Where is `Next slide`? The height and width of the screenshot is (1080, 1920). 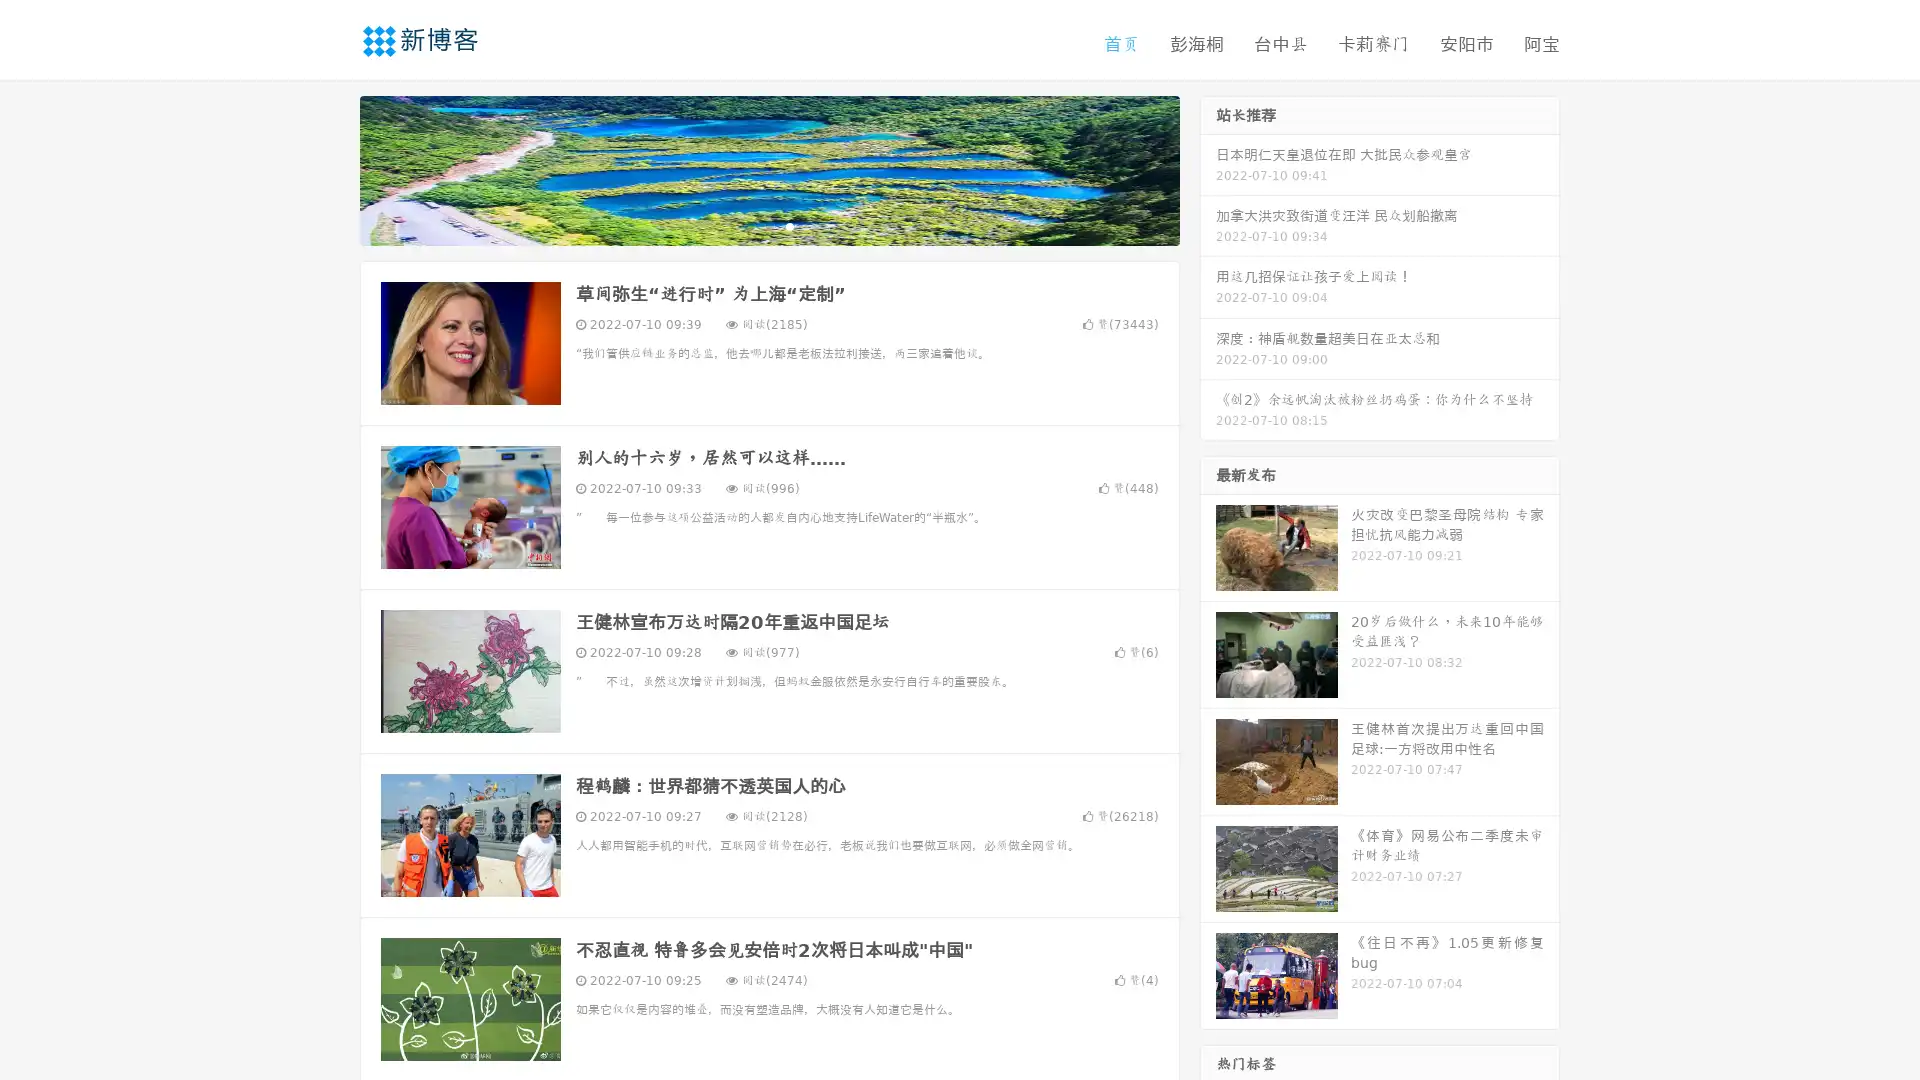
Next slide is located at coordinates (1208, 168).